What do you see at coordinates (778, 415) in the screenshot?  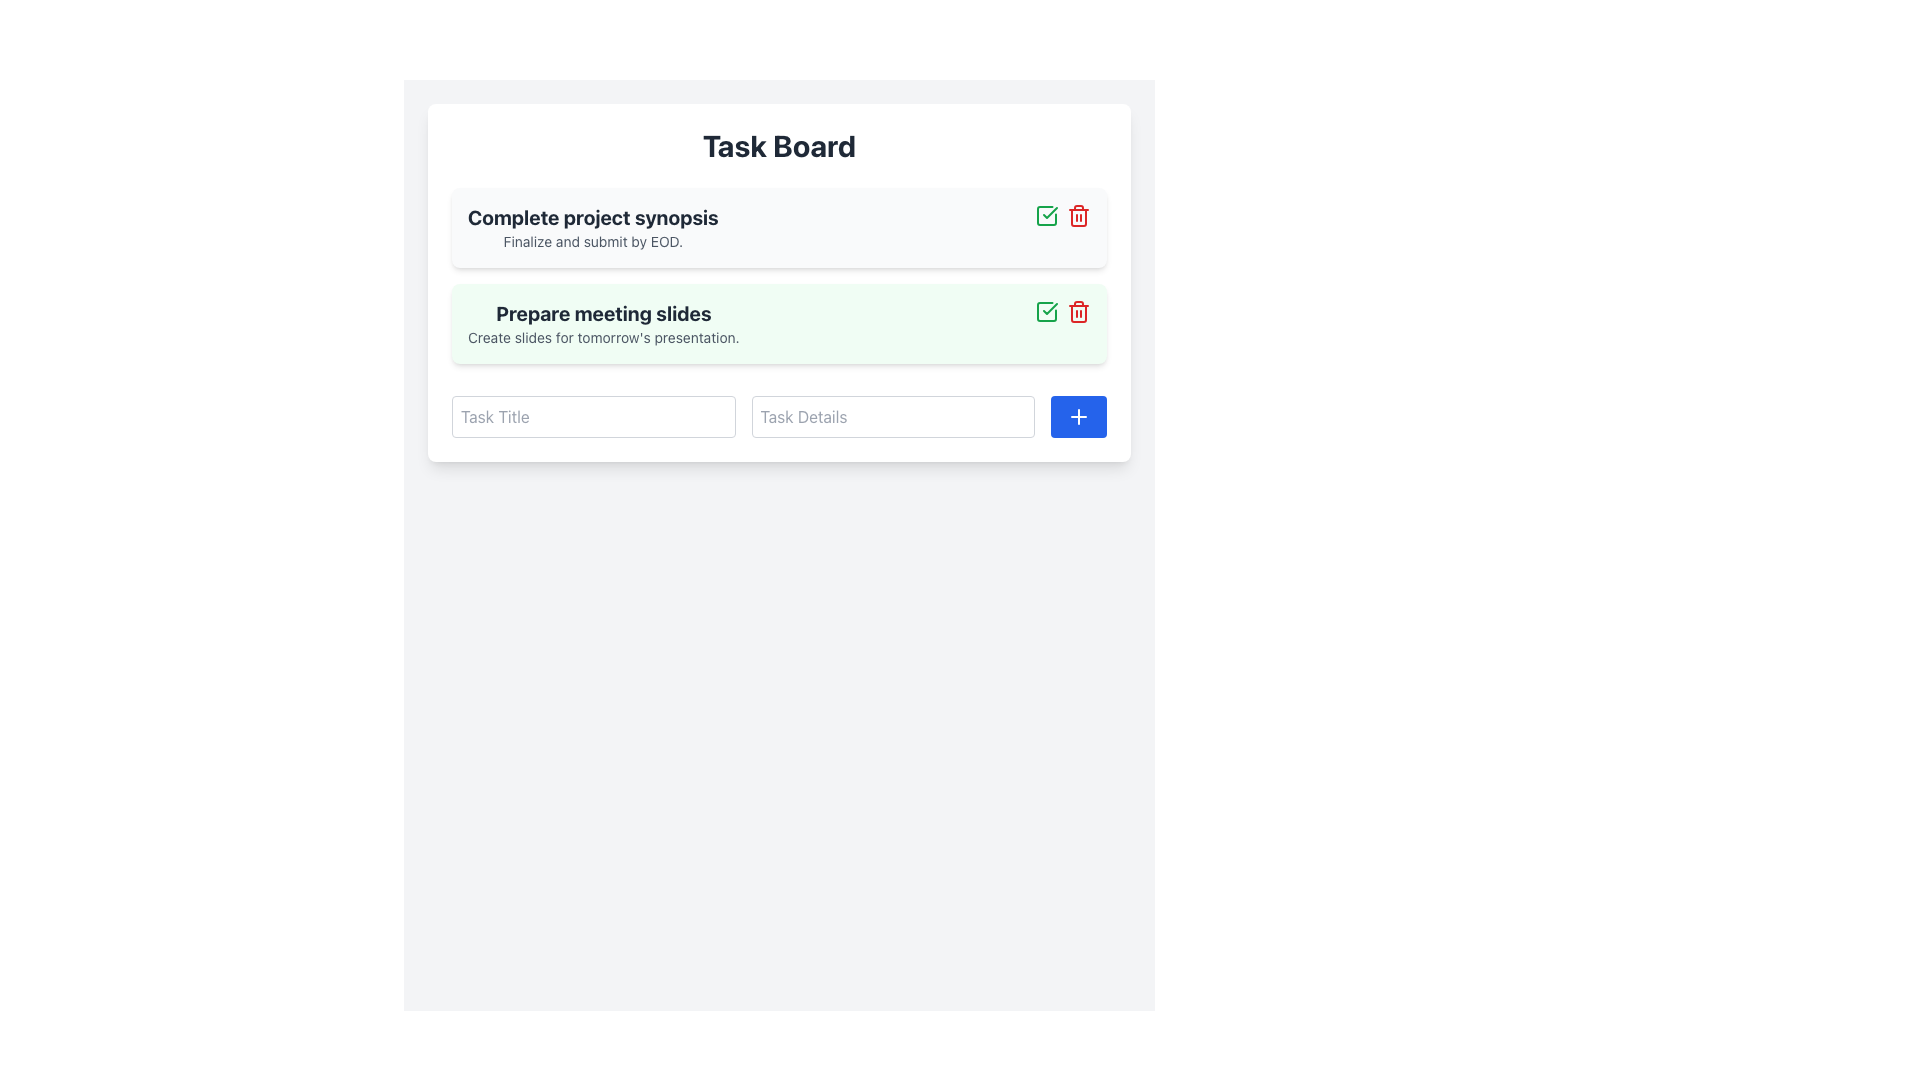 I see `to place the cursor inside the second text input box located at the bottom of the Task Board, positioned between the 'Task Title' input and a blue '+' button` at bounding box center [778, 415].